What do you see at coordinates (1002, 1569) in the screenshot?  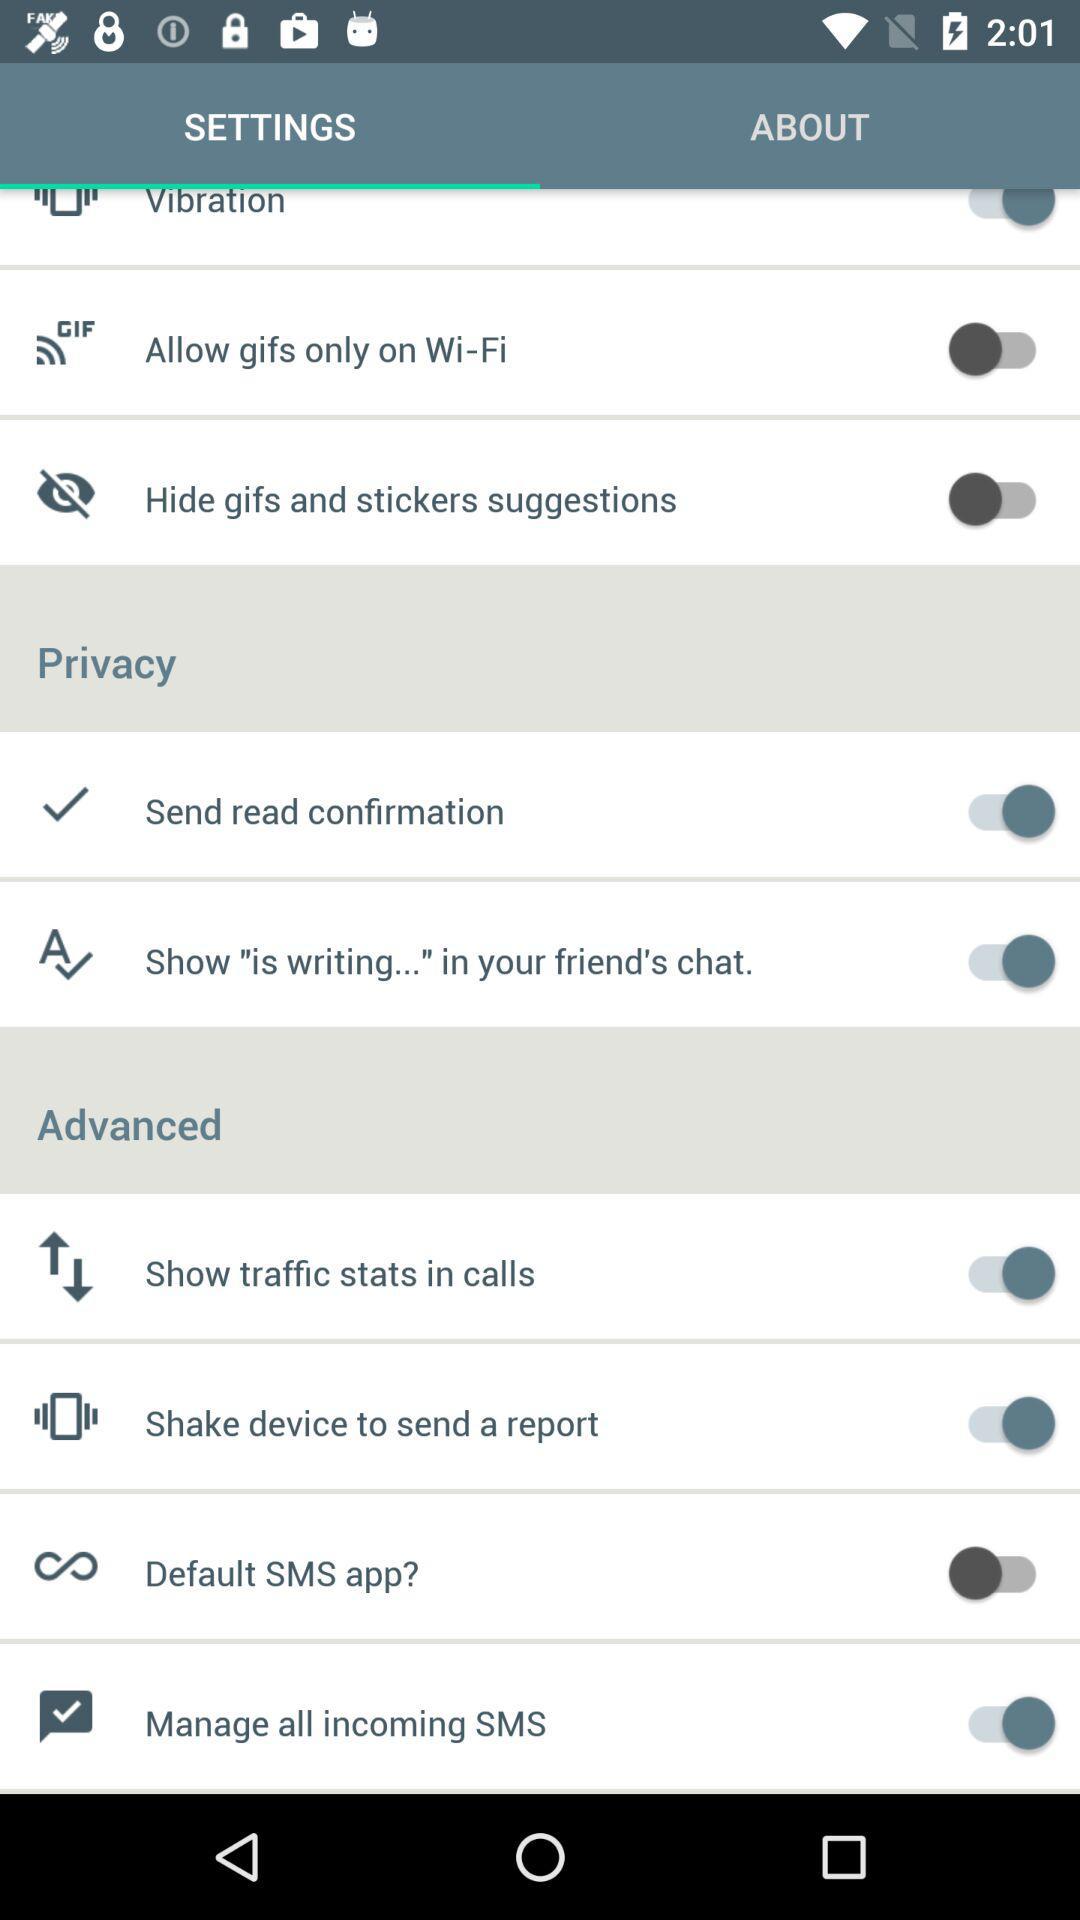 I see `default sms app option` at bounding box center [1002, 1569].